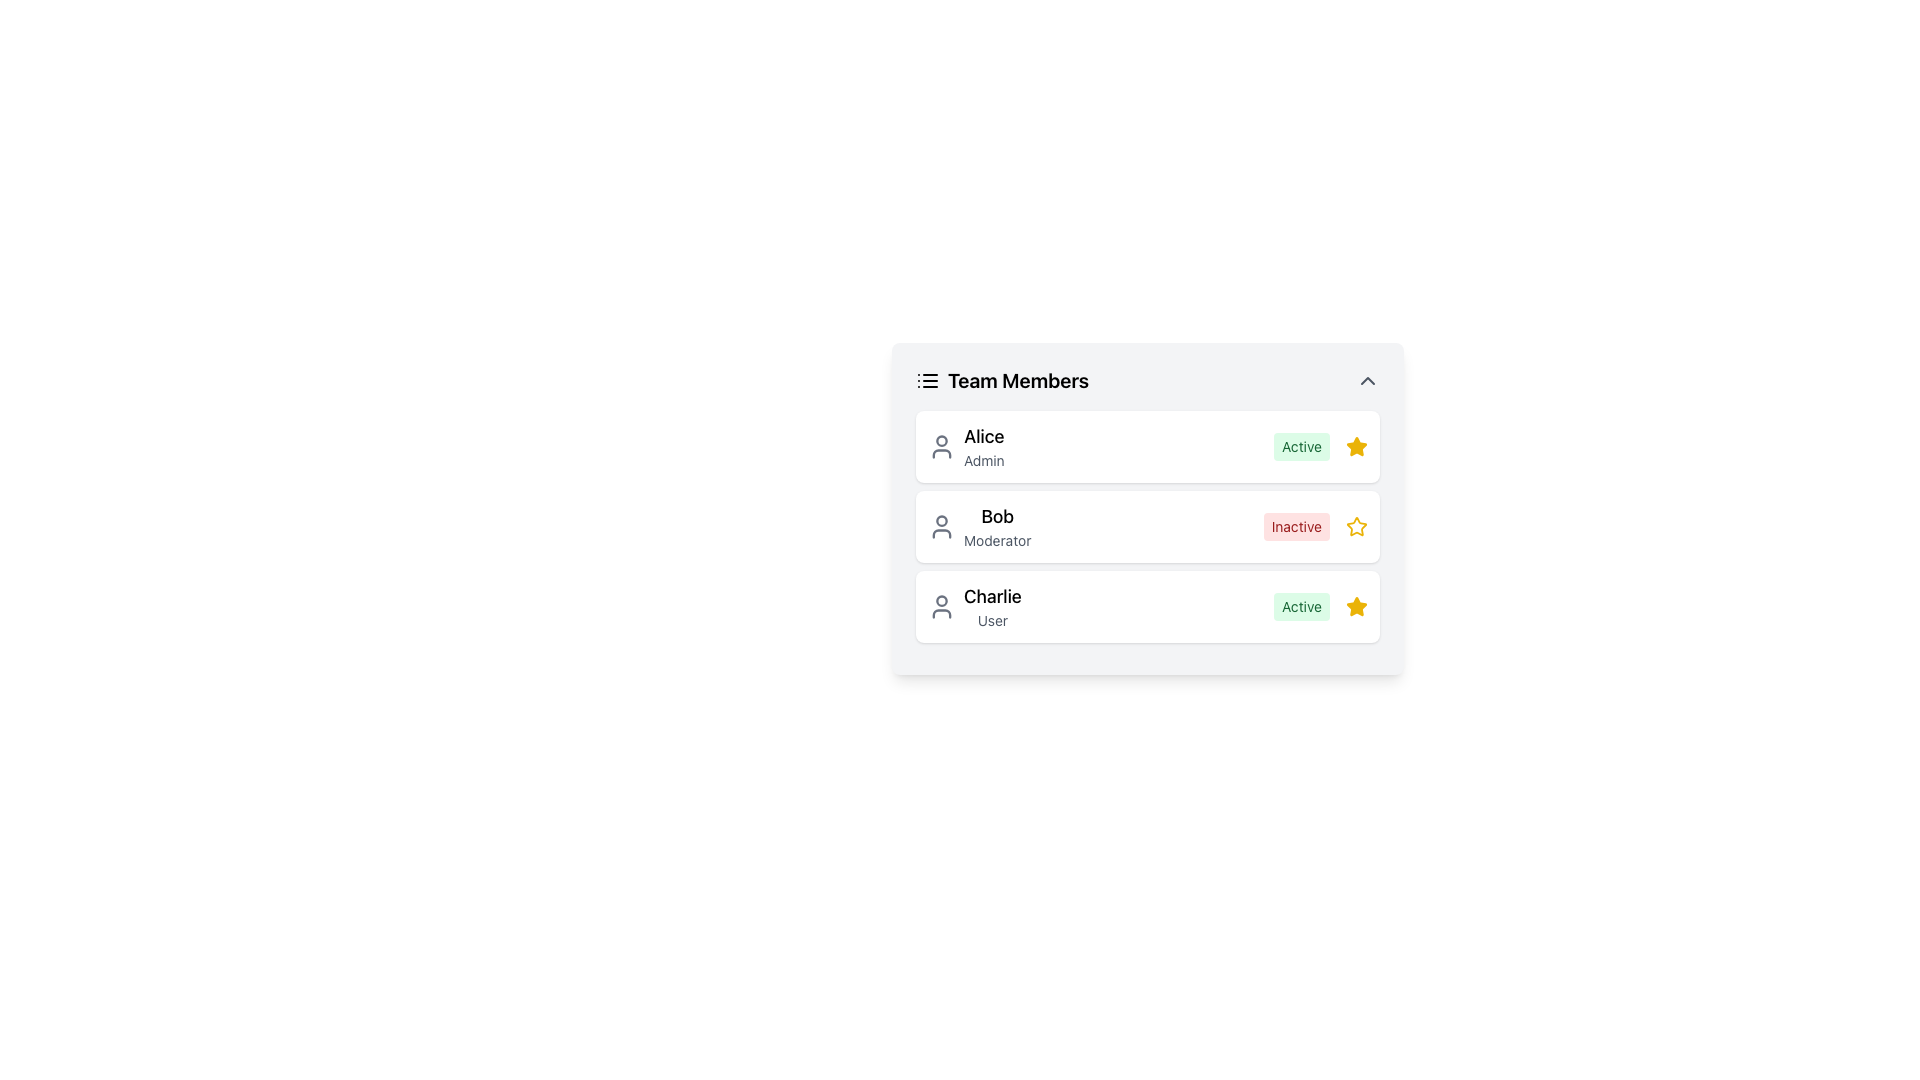 Image resolution: width=1920 pixels, height=1080 pixels. I want to click on the lower part of the user profile icon associated with 'Bob' in the Team Members list, located next to the 'Moderator' label, so click(940, 532).